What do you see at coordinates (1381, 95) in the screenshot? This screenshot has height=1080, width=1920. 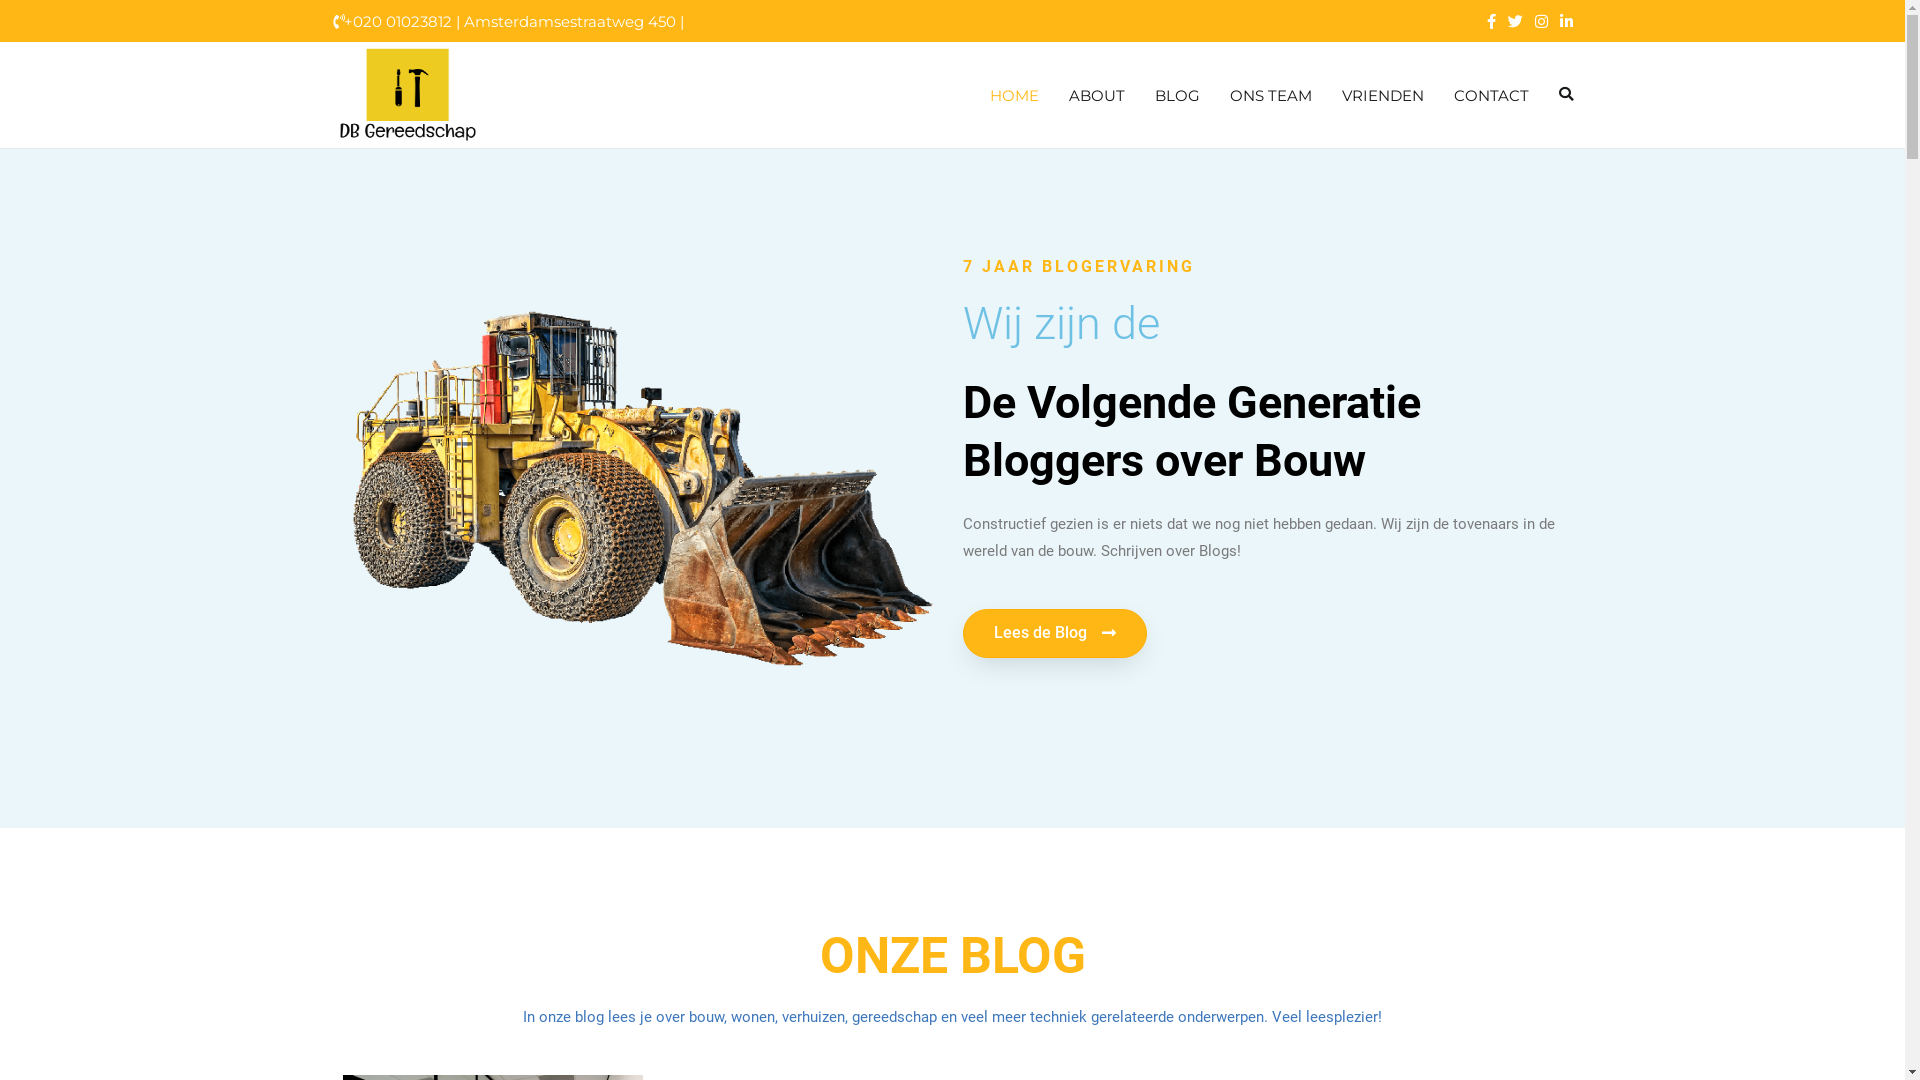 I see `'VRIENDEN'` at bounding box center [1381, 95].